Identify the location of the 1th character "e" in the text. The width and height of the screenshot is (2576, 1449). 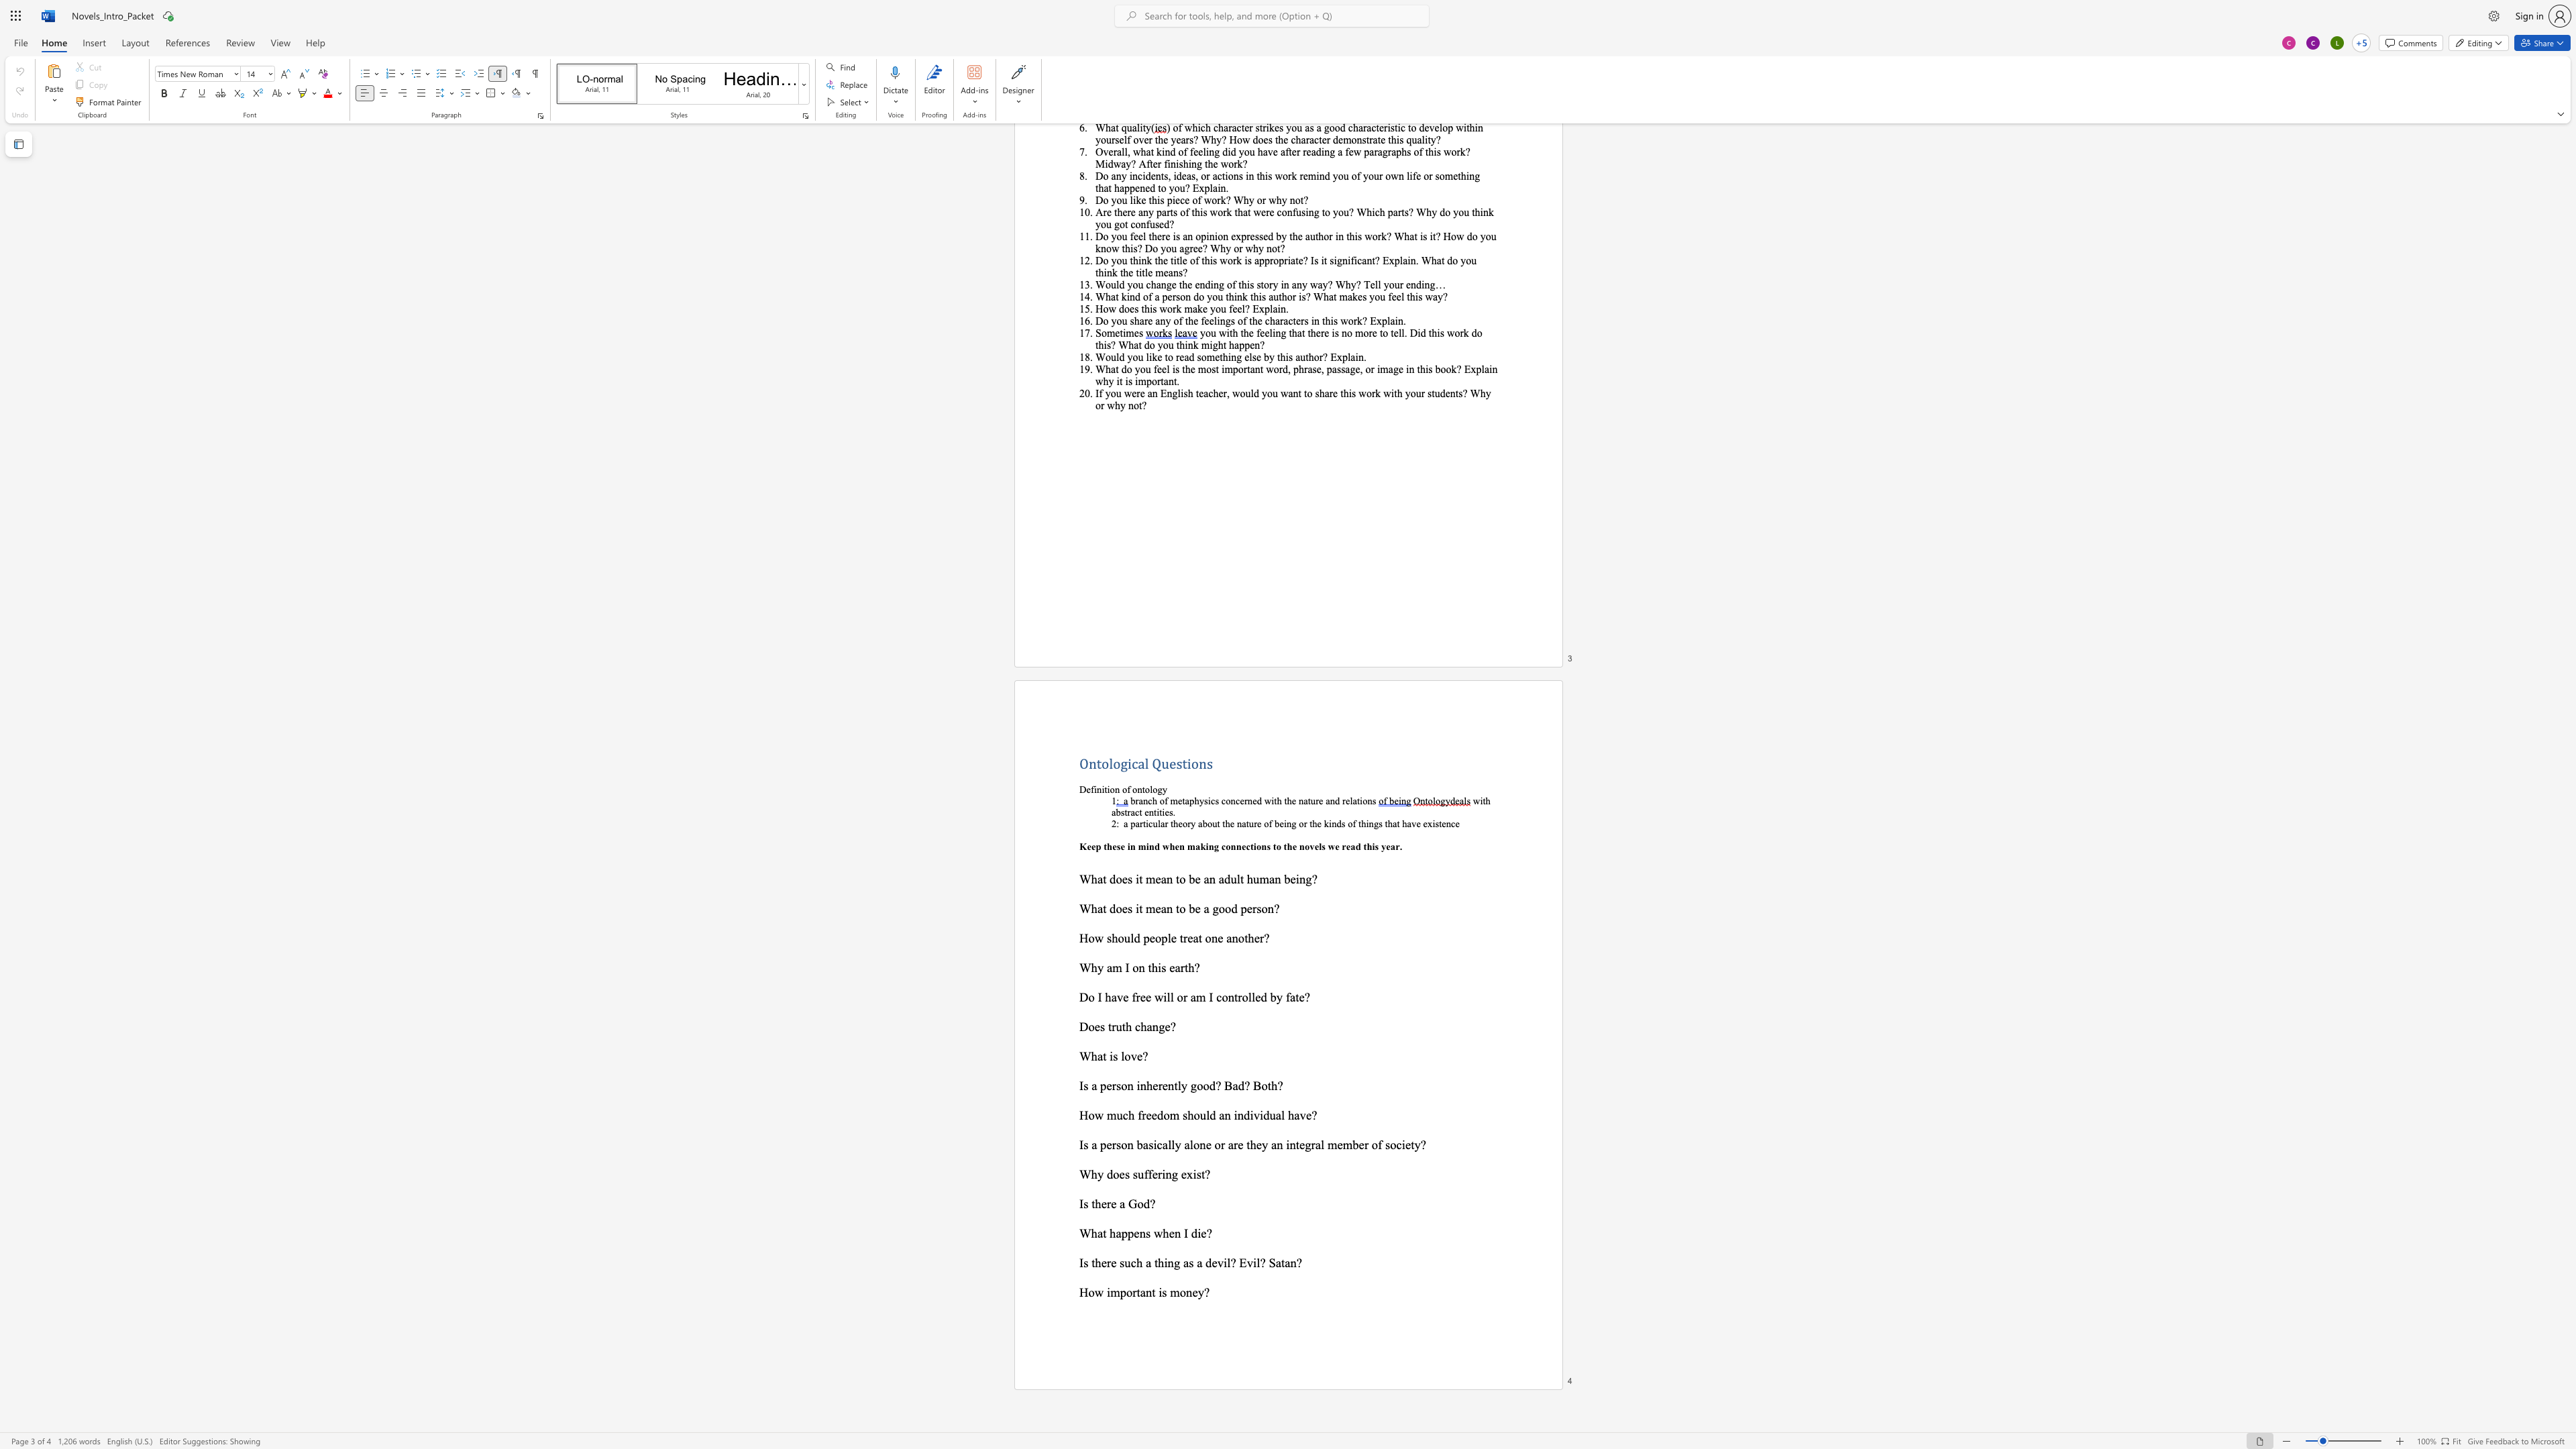
(1208, 1144).